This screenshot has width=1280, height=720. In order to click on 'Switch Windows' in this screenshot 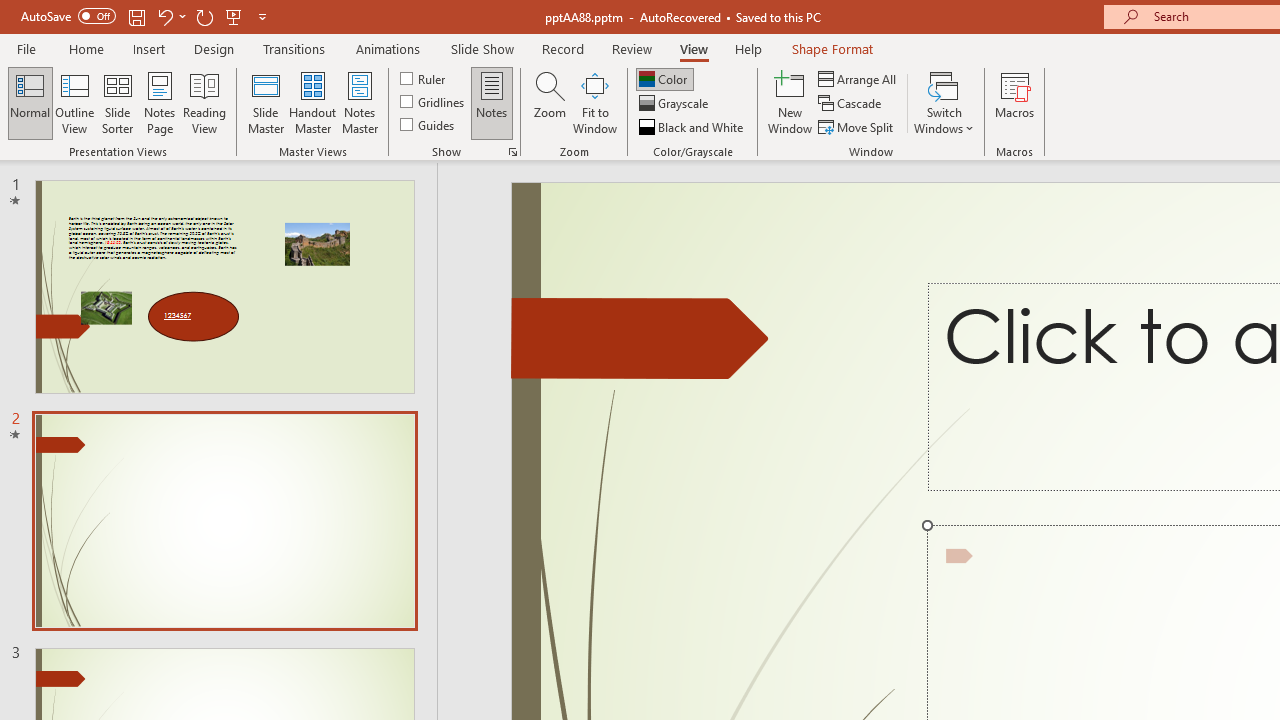, I will do `click(943, 103)`.